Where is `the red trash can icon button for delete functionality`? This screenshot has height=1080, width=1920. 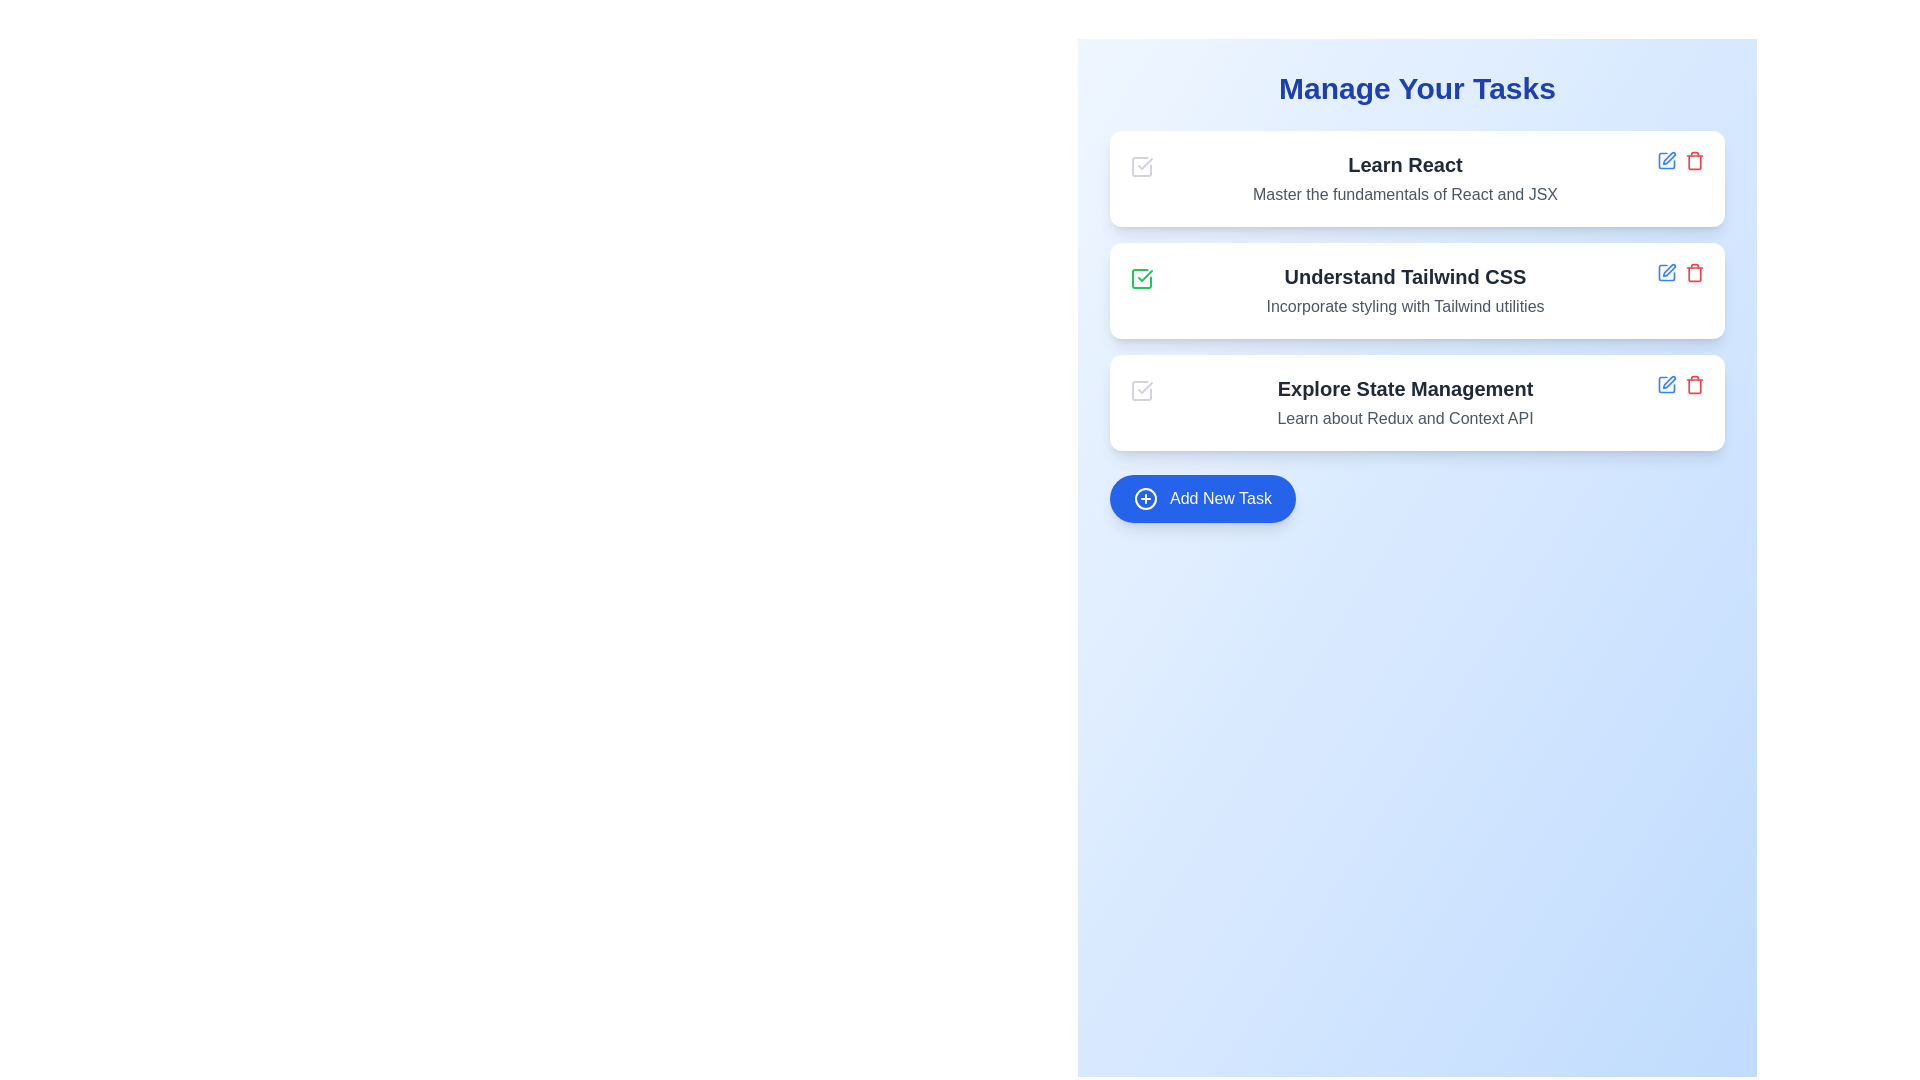
the red trash can icon button for delete functionality is located at coordinates (1693, 385).